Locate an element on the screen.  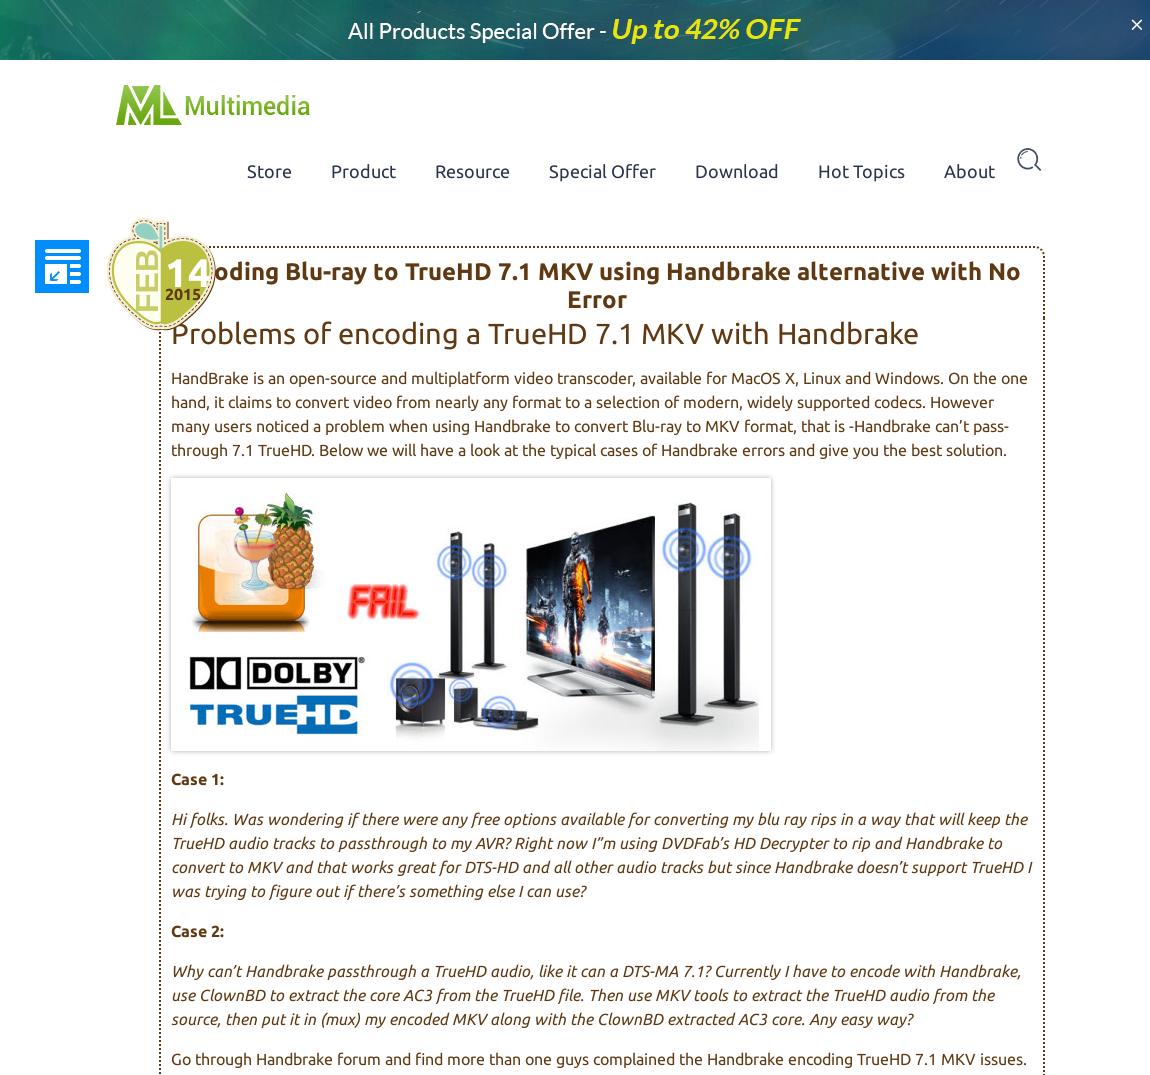
'Hi folks. Was wondering if there were any free options available for converting my blu ray rips in a way that will keep the TrueHD audio tracks to passthrough to my AVR? Right now I”m using DVDFab’s HD Decrypter to rip and Handbrake to convert to MKV and that works great for DTS-HD and all other audio tracks but since Handbrake doesn’t support TrueHD I was trying to figure out if there’s something else I can use?' is located at coordinates (599, 853).